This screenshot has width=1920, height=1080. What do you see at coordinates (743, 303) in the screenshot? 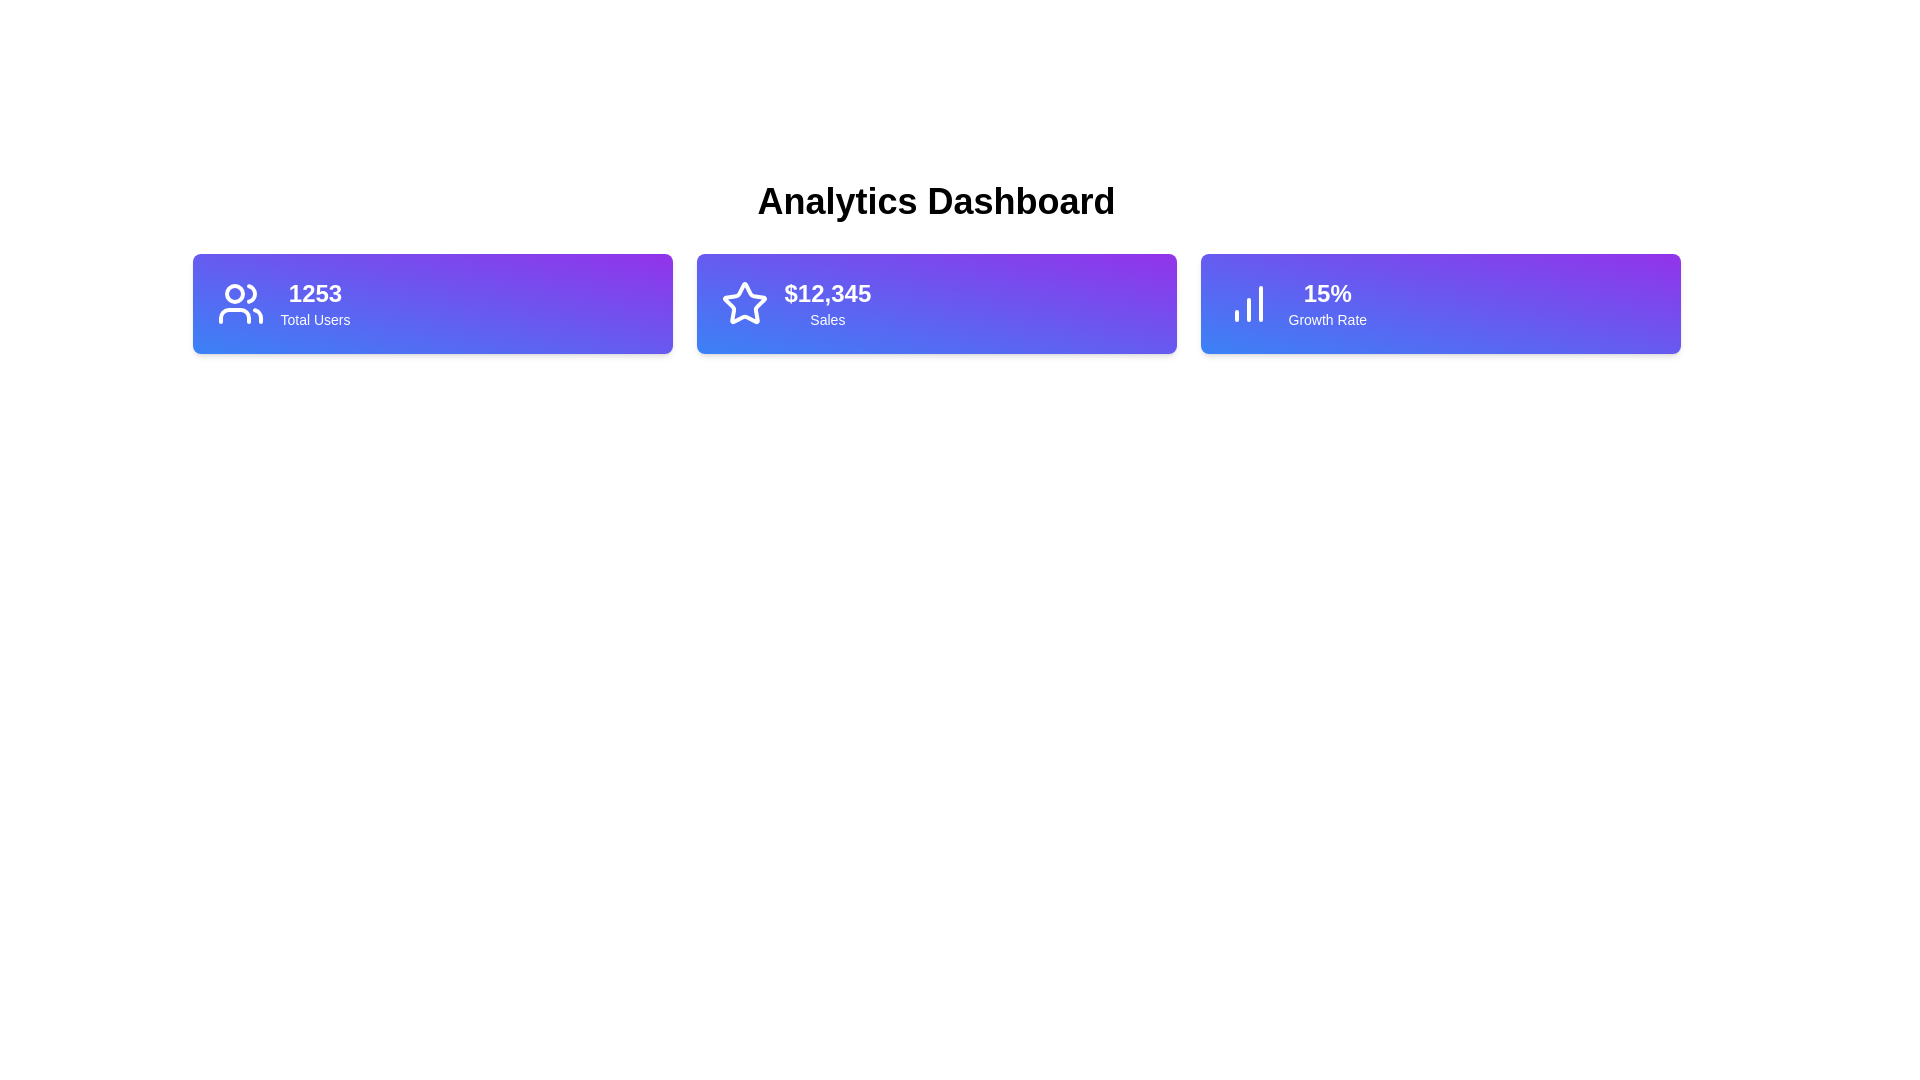
I see `the star-shaped icon with a gradient blue-to-purple background located in the second metric card labeled '$12,345 Sales' on the dashboard` at bounding box center [743, 303].